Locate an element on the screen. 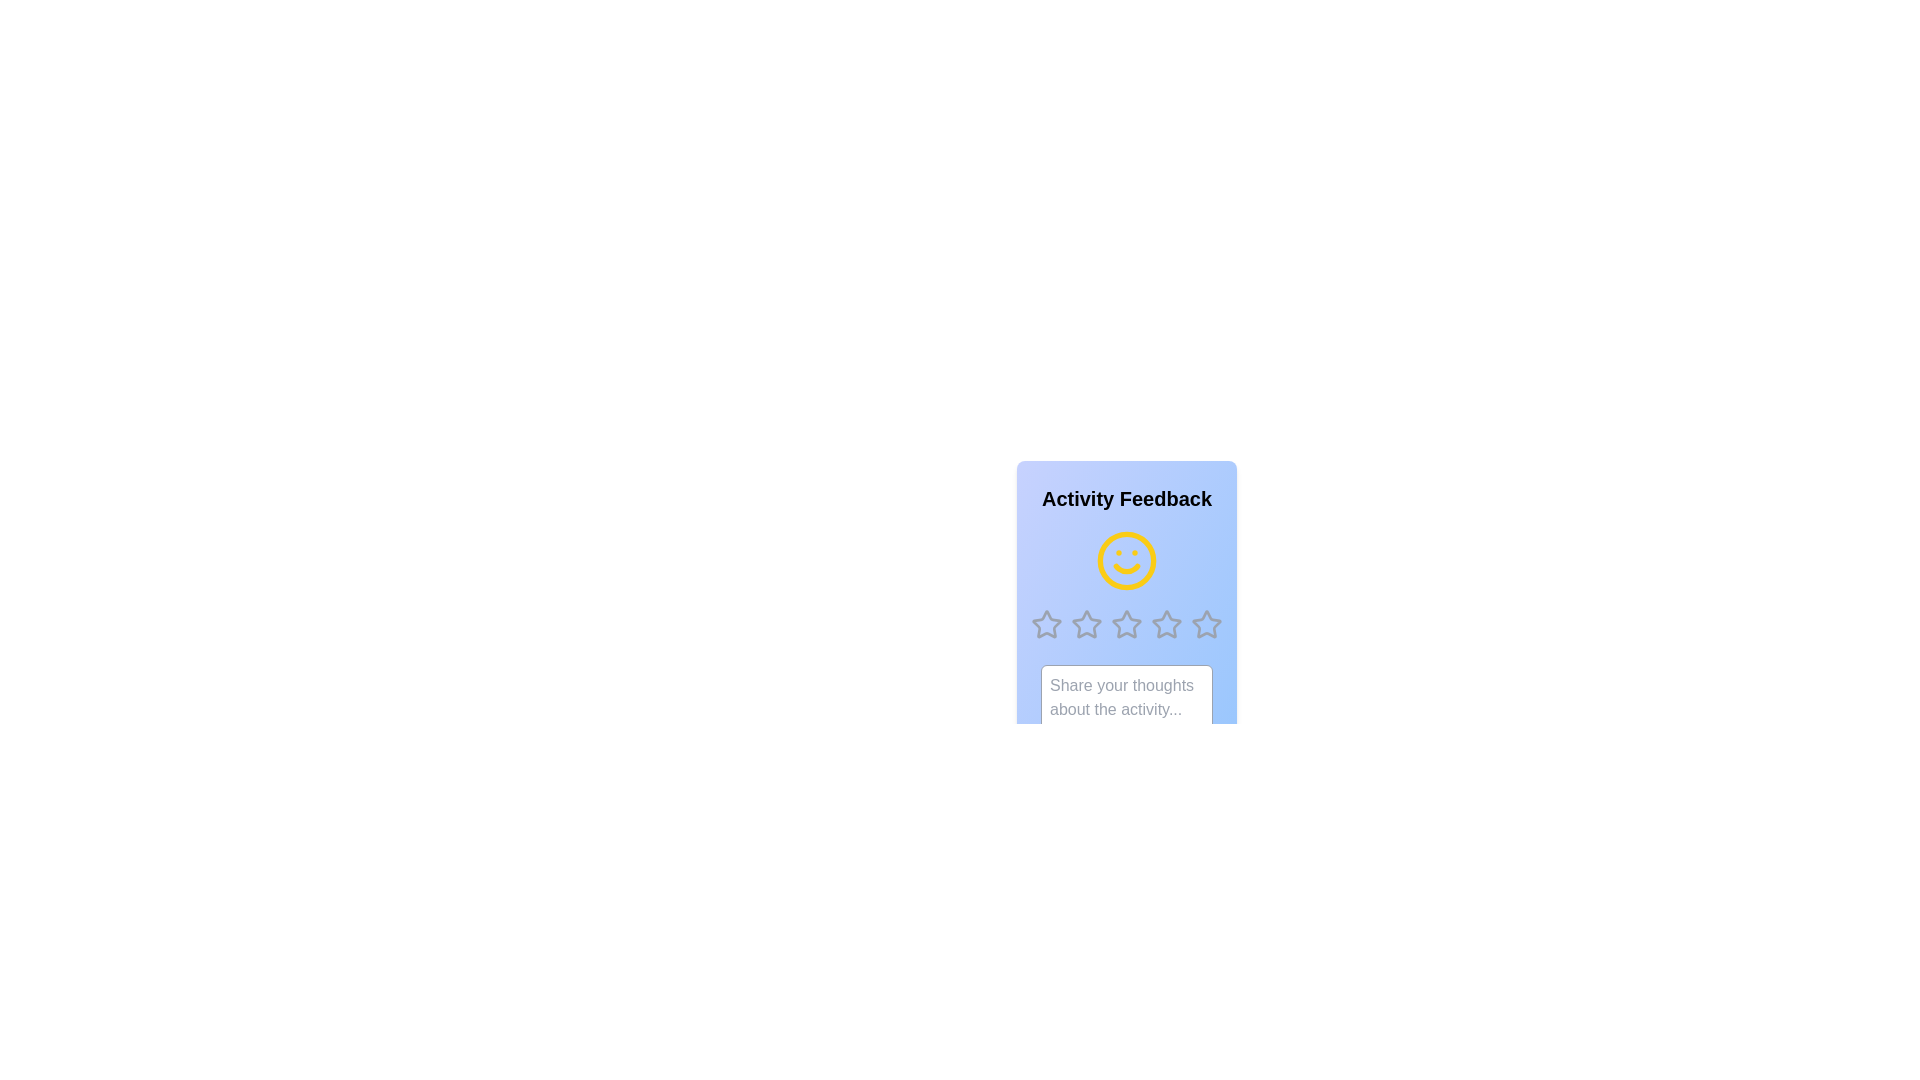 Image resolution: width=1920 pixels, height=1080 pixels. the second star icon is located at coordinates (1085, 623).